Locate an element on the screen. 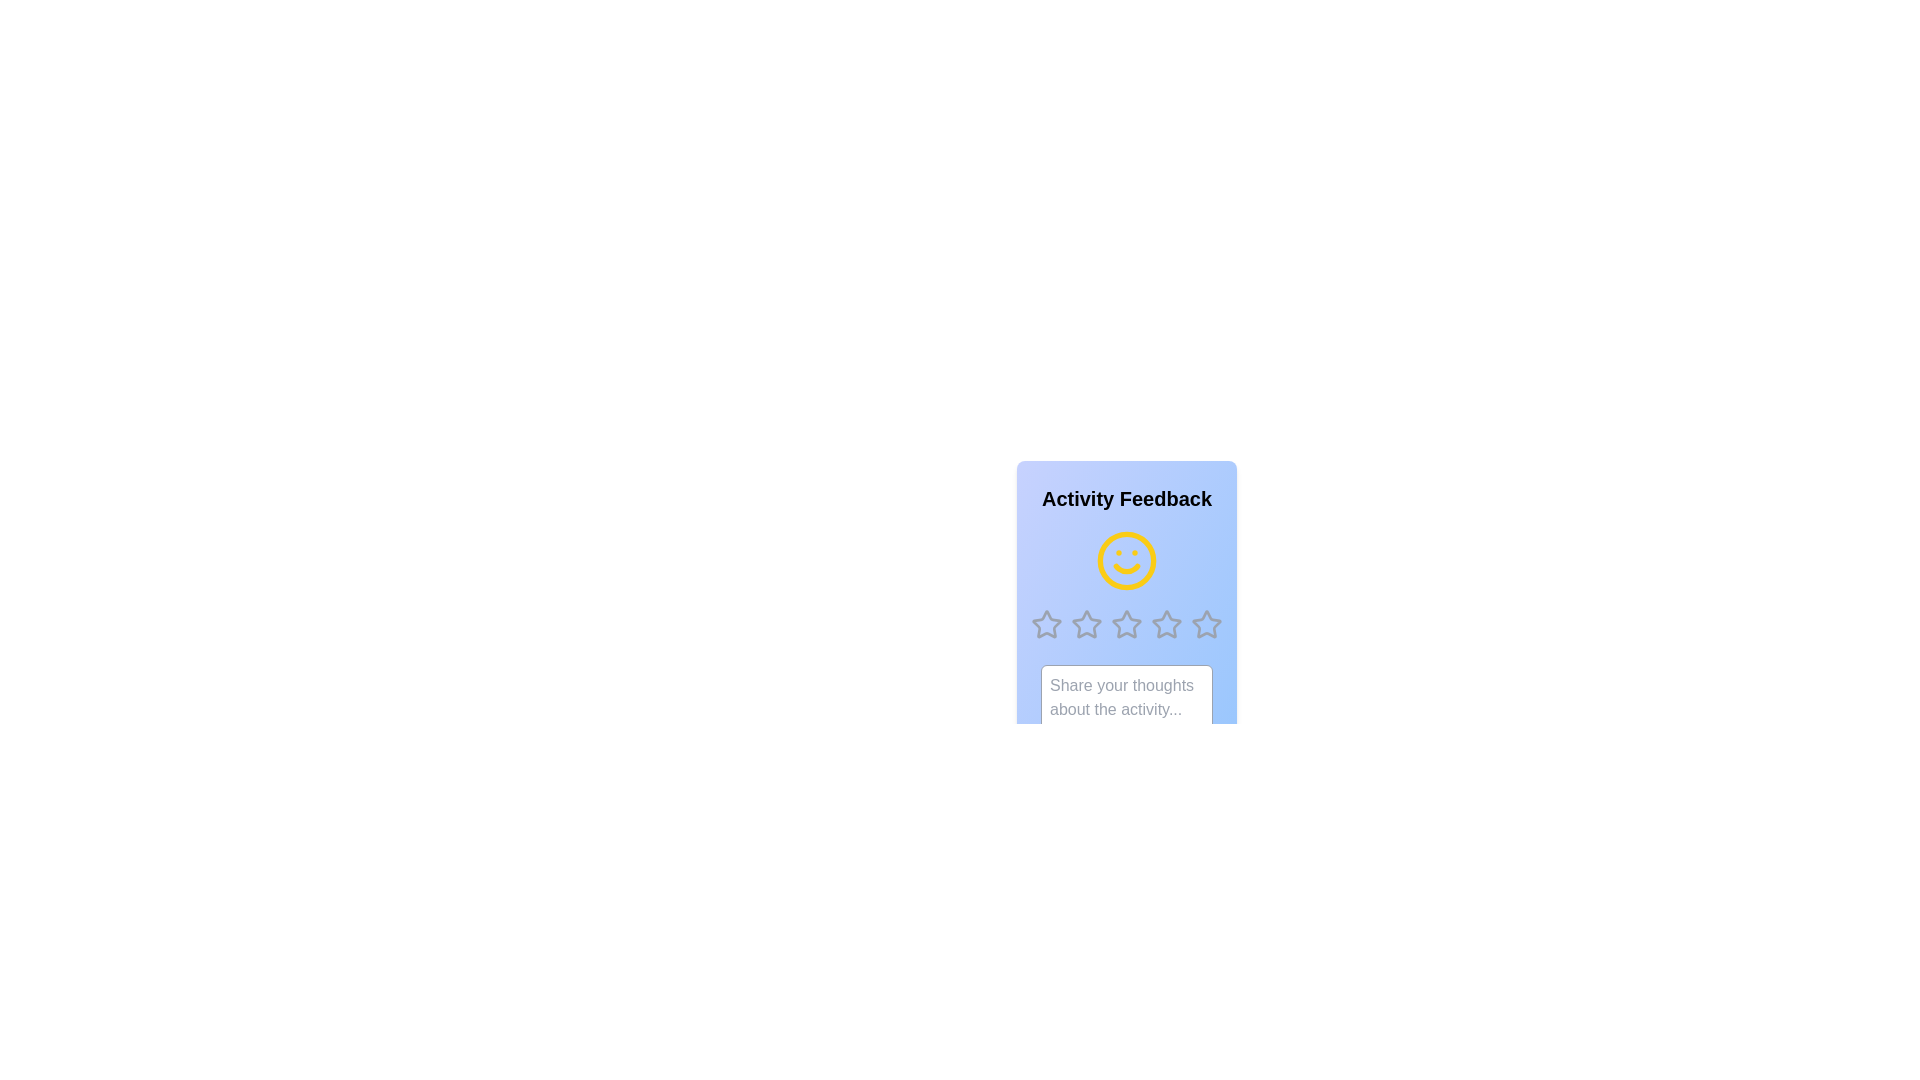 Image resolution: width=1920 pixels, height=1080 pixels. the second star icon is located at coordinates (1085, 623).